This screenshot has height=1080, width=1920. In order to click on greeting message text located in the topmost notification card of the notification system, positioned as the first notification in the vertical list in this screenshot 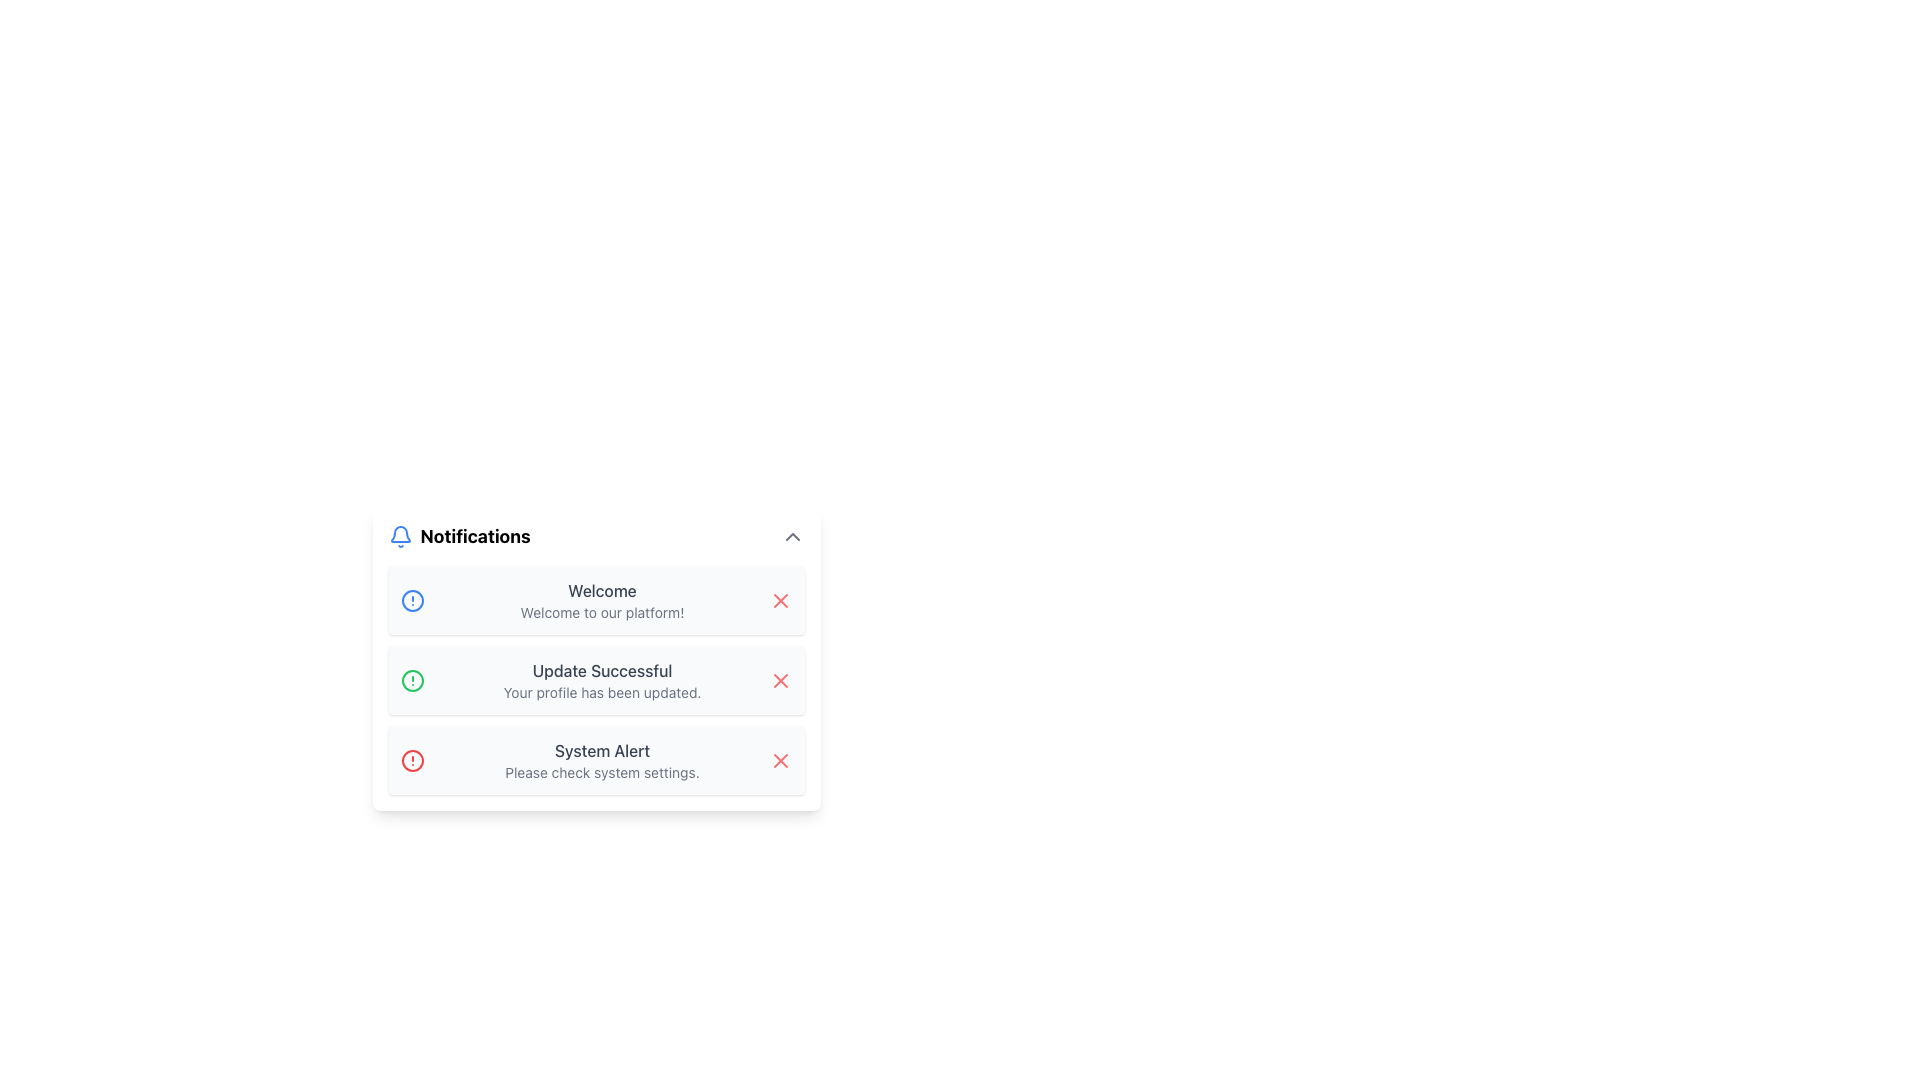, I will do `click(601, 600)`.